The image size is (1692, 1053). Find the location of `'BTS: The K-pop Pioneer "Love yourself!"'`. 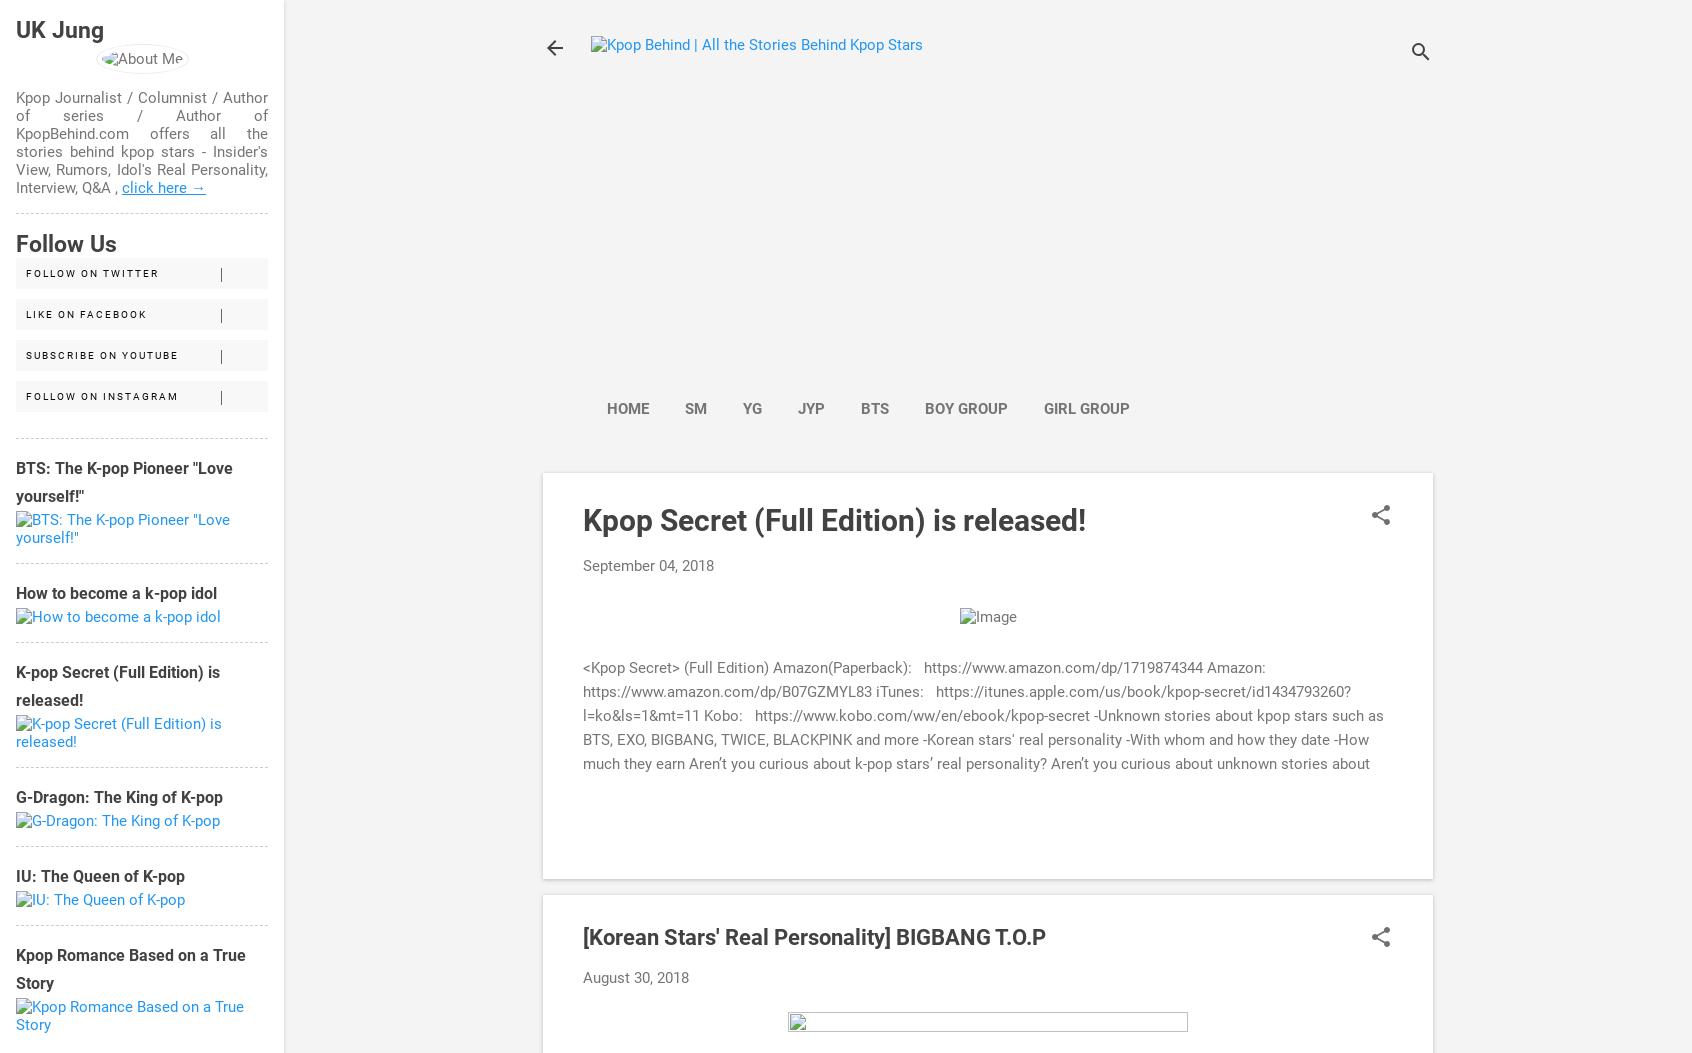

'BTS: The K-pop Pioneer "Love yourself!"' is located at coordinates (124, 482).